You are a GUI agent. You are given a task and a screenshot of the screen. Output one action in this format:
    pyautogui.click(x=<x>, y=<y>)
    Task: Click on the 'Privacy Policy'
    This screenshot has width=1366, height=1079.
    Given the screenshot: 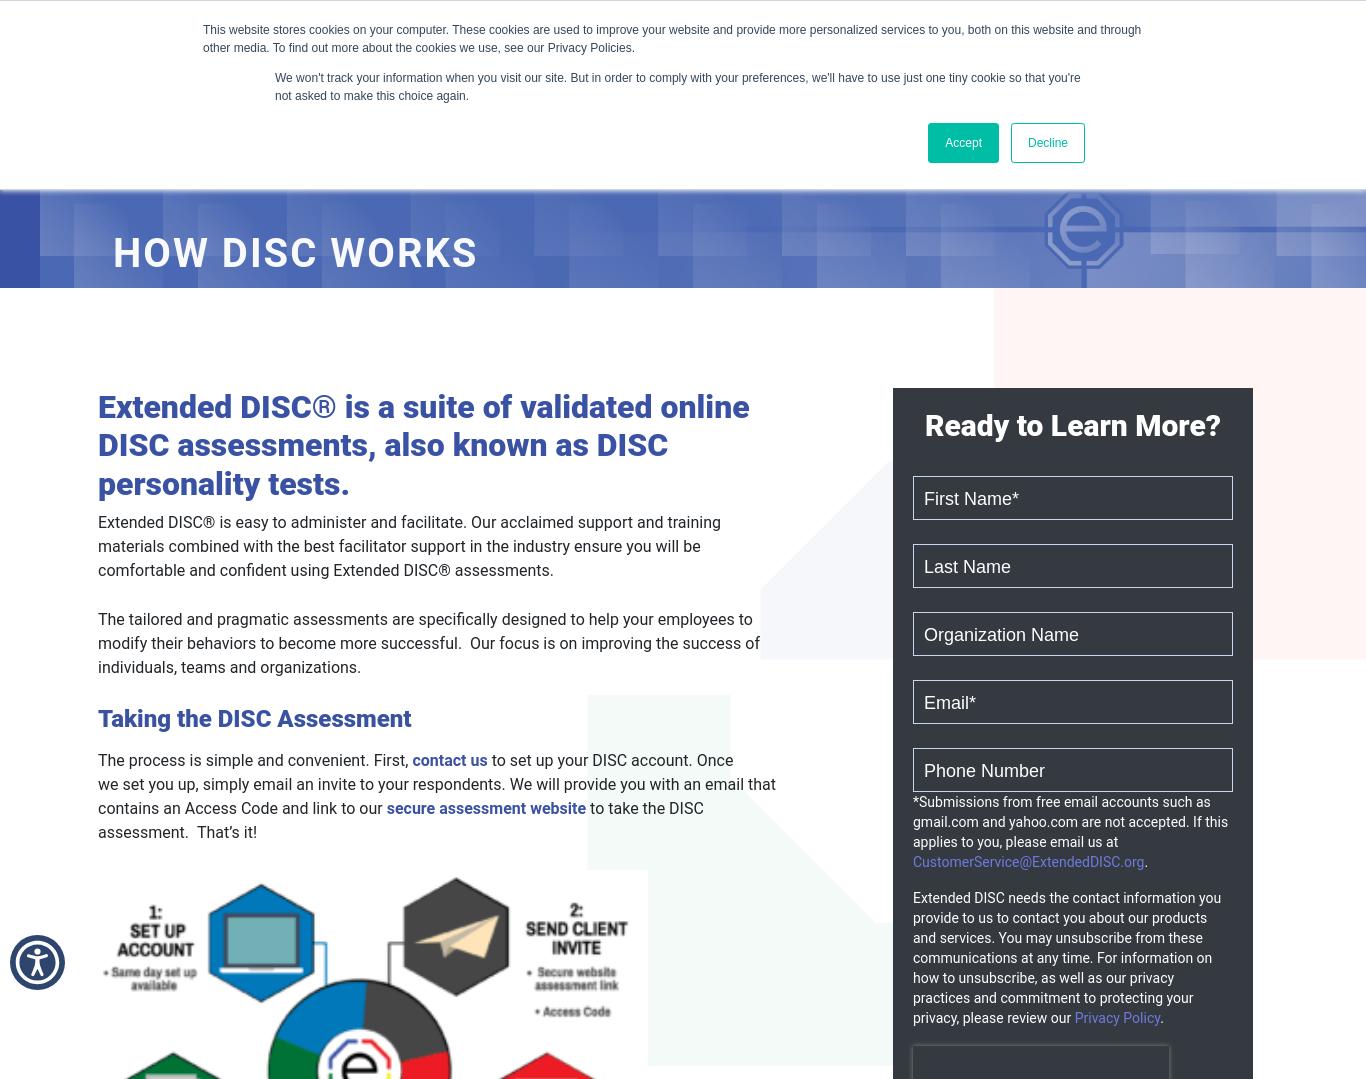 What is the action you would take?
    pyautogui.click(x=1072, y=1016)
    